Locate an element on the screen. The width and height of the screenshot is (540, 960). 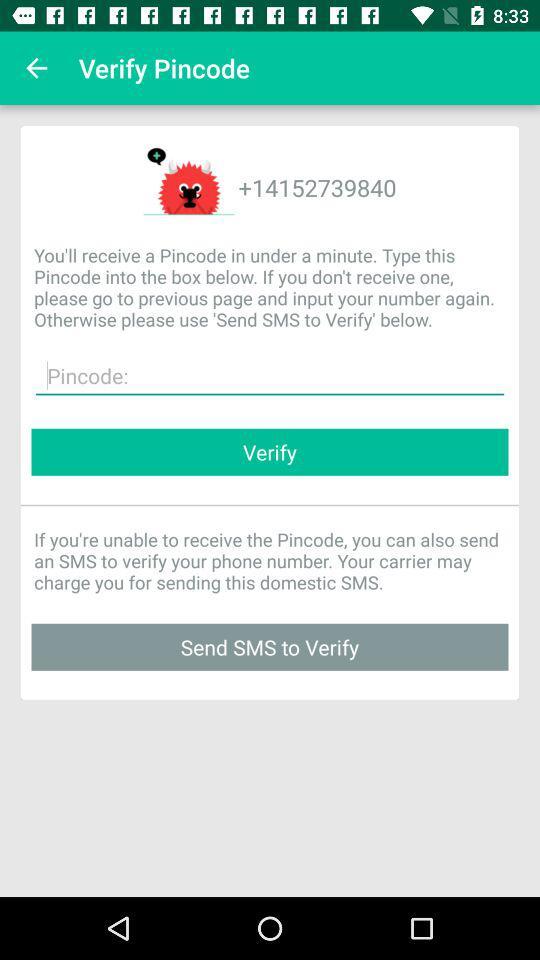
the pincode is located at coordinates (270, 375).